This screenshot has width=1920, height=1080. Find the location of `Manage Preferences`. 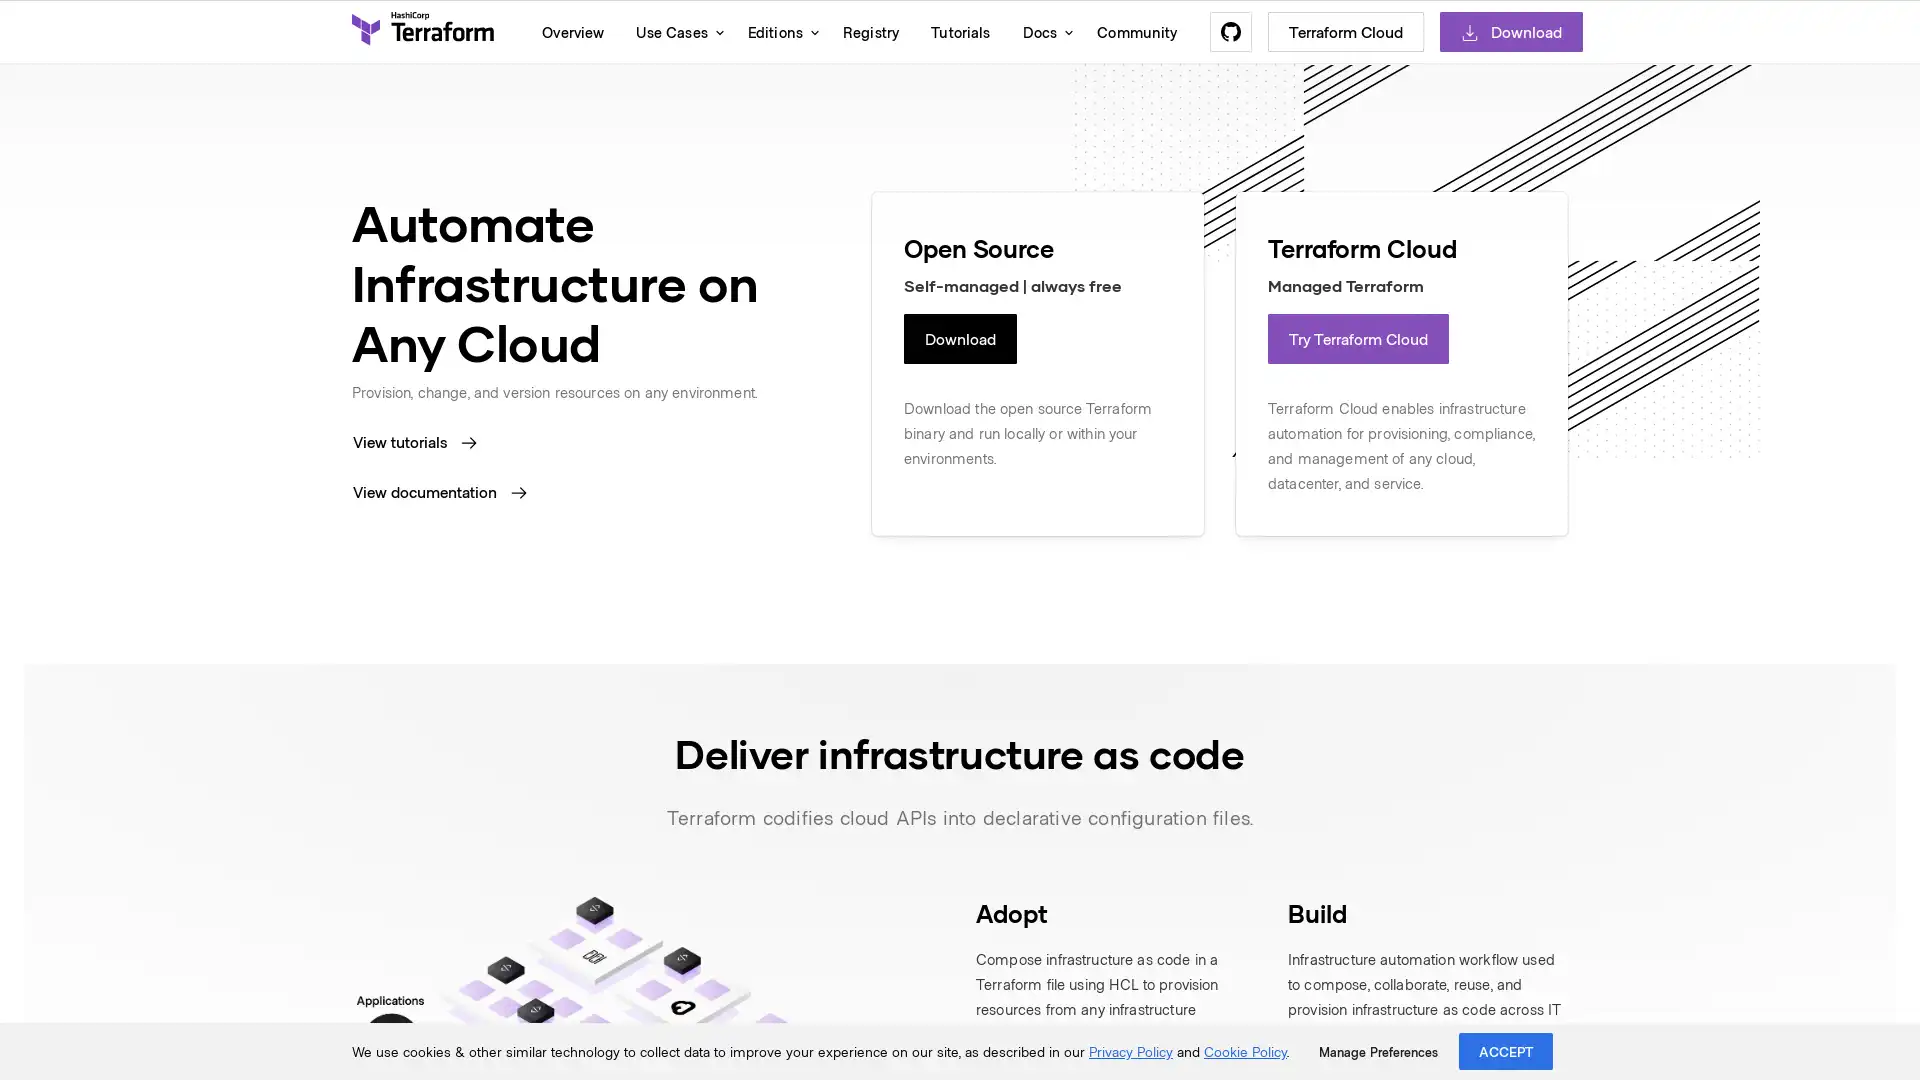

Manage Preferences is located at coordinates (1377, 1051).